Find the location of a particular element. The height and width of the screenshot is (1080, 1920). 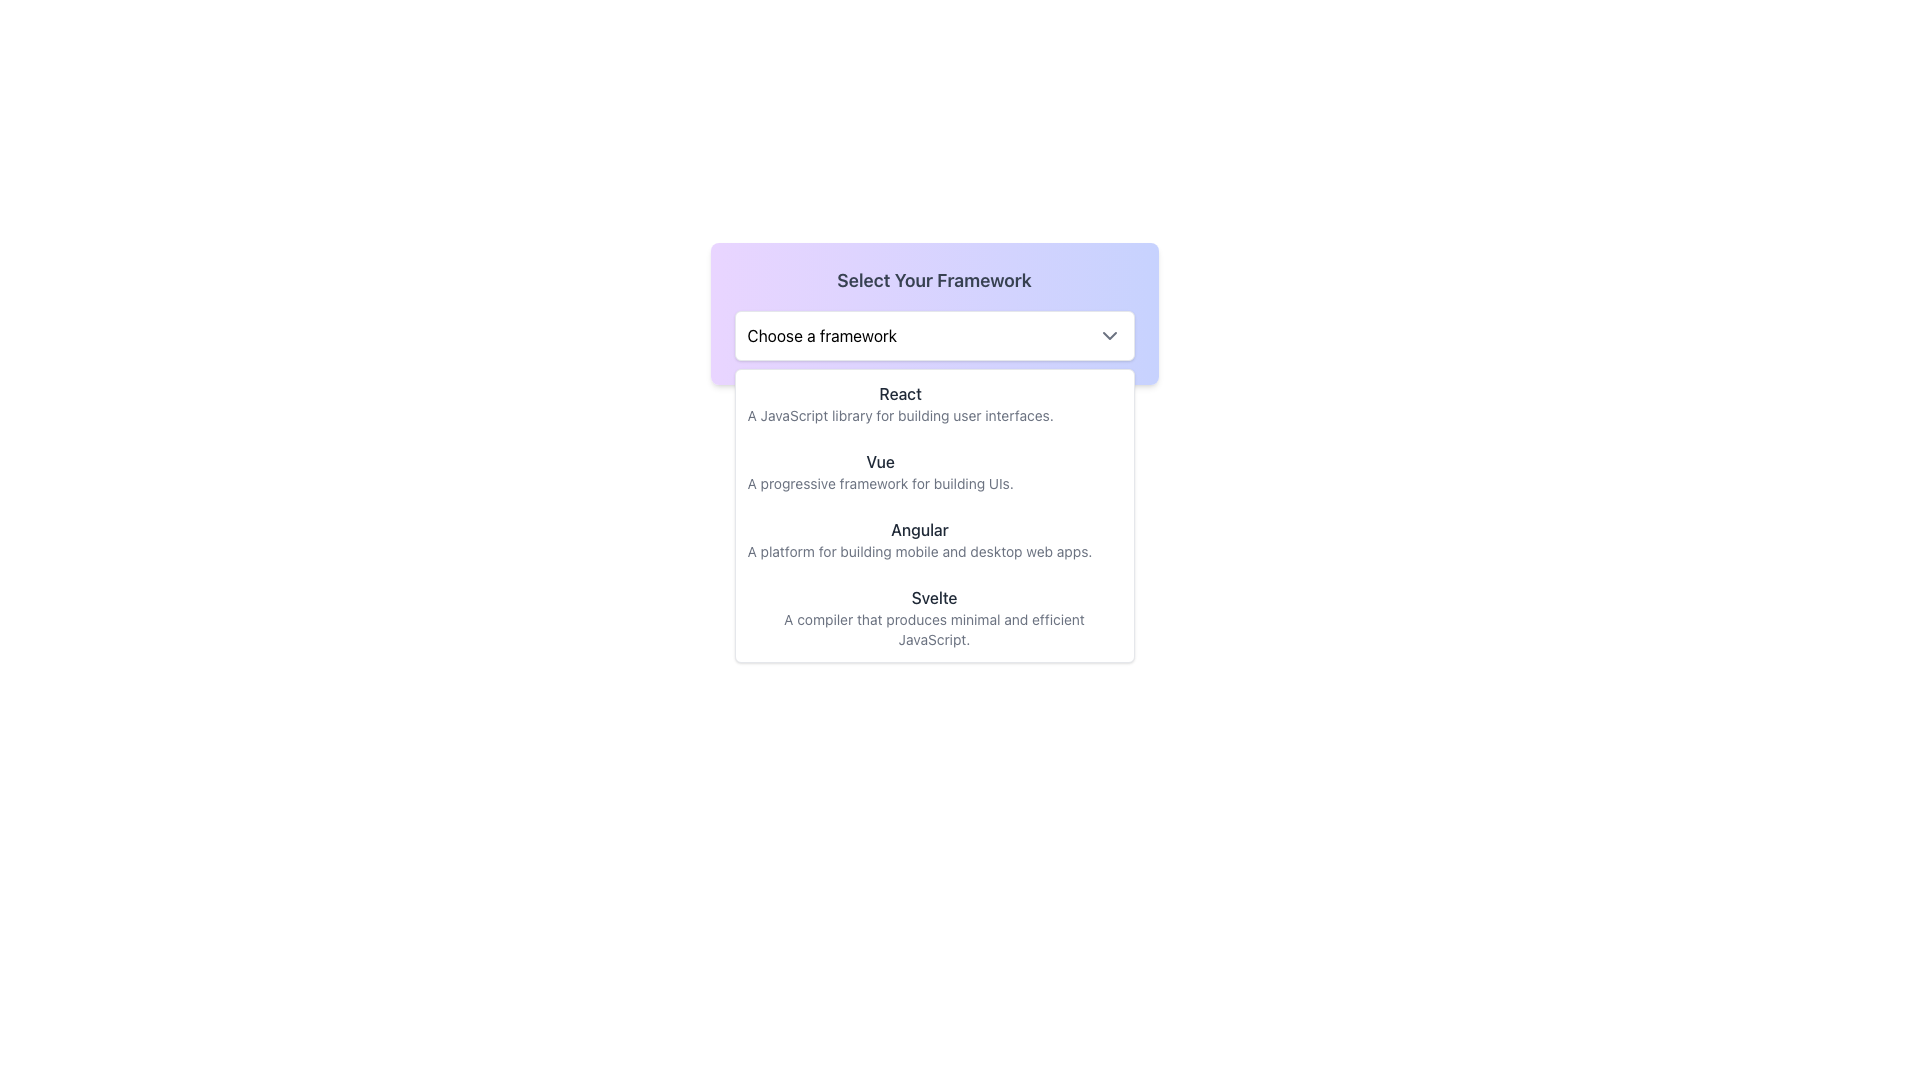

the 'Choose a framework' text label which indicates the current selection in the dropdown menu is located at coordinates (822, 334).